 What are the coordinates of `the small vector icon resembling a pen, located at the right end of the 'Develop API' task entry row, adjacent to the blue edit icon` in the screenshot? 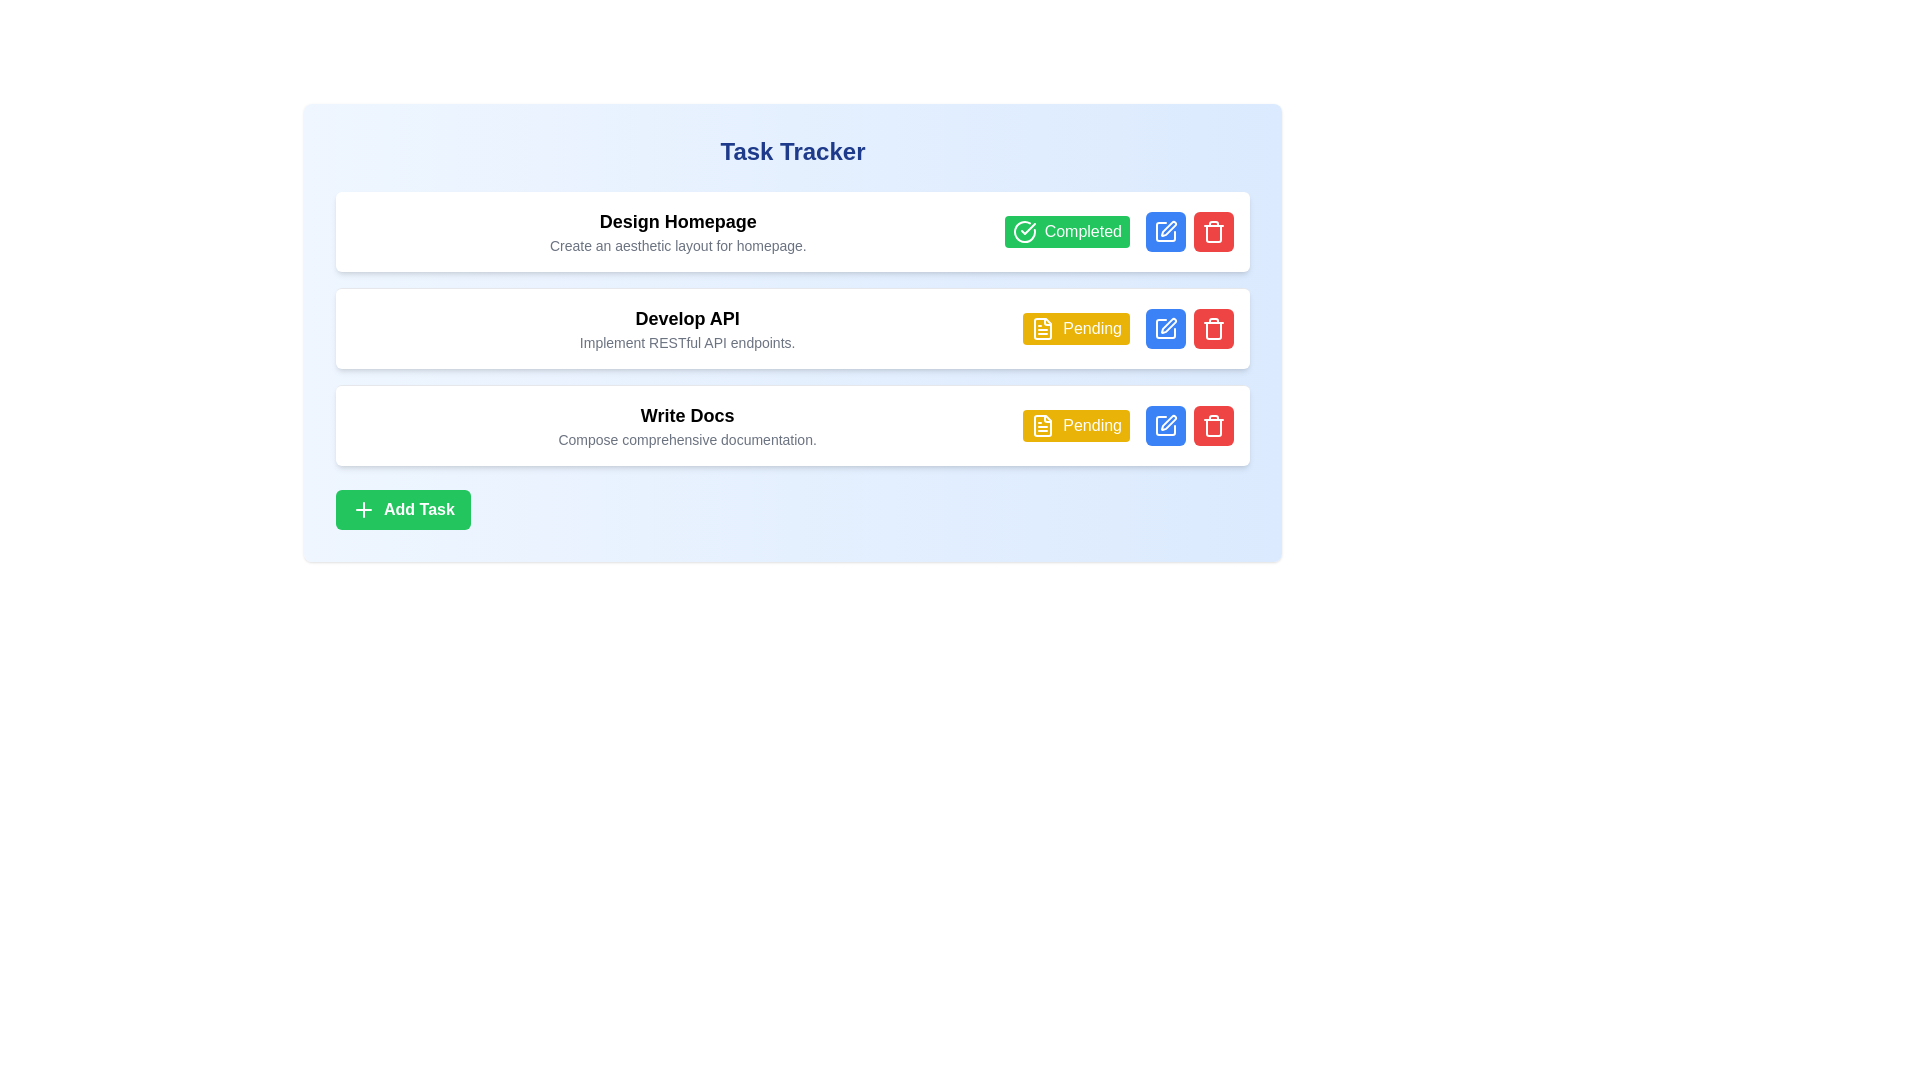 It's located at (1167, 325).